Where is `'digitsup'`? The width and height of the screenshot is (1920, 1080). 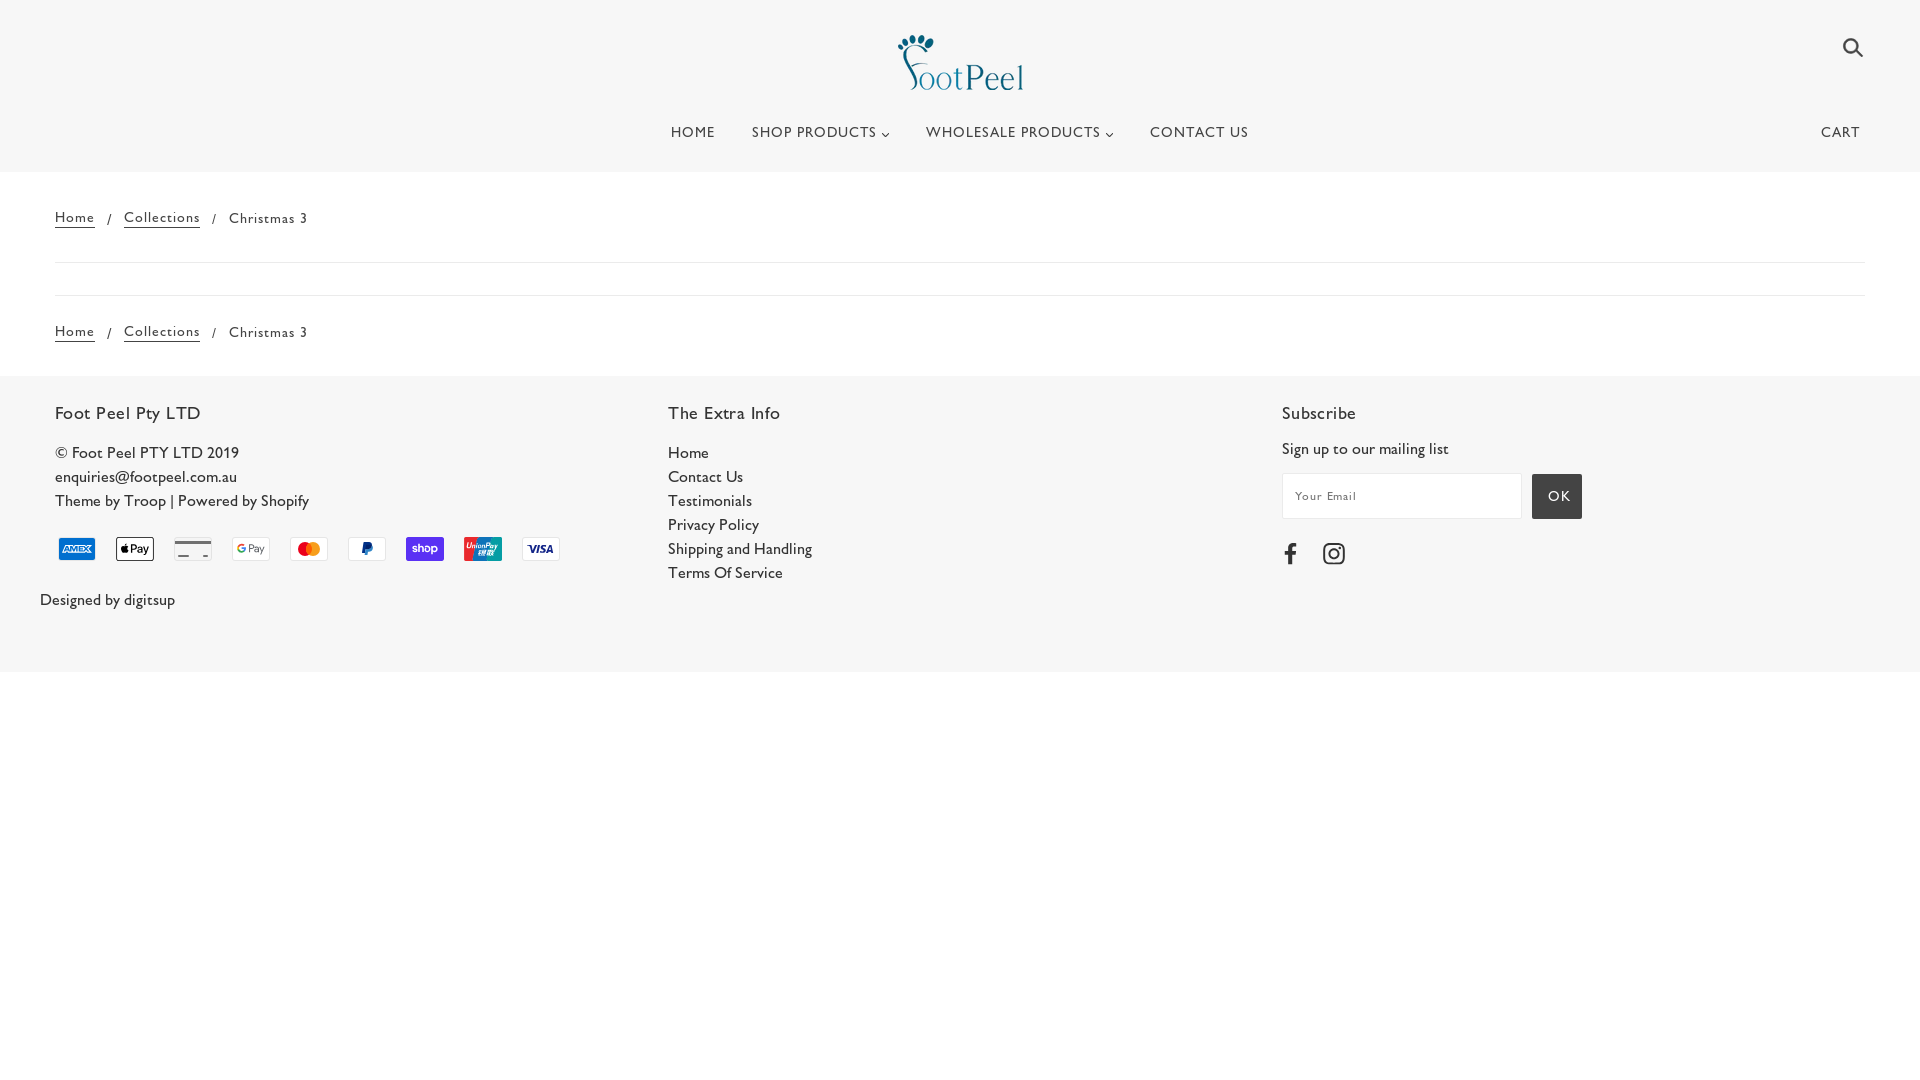
'digitsup' is located at coordinates (148, 598).